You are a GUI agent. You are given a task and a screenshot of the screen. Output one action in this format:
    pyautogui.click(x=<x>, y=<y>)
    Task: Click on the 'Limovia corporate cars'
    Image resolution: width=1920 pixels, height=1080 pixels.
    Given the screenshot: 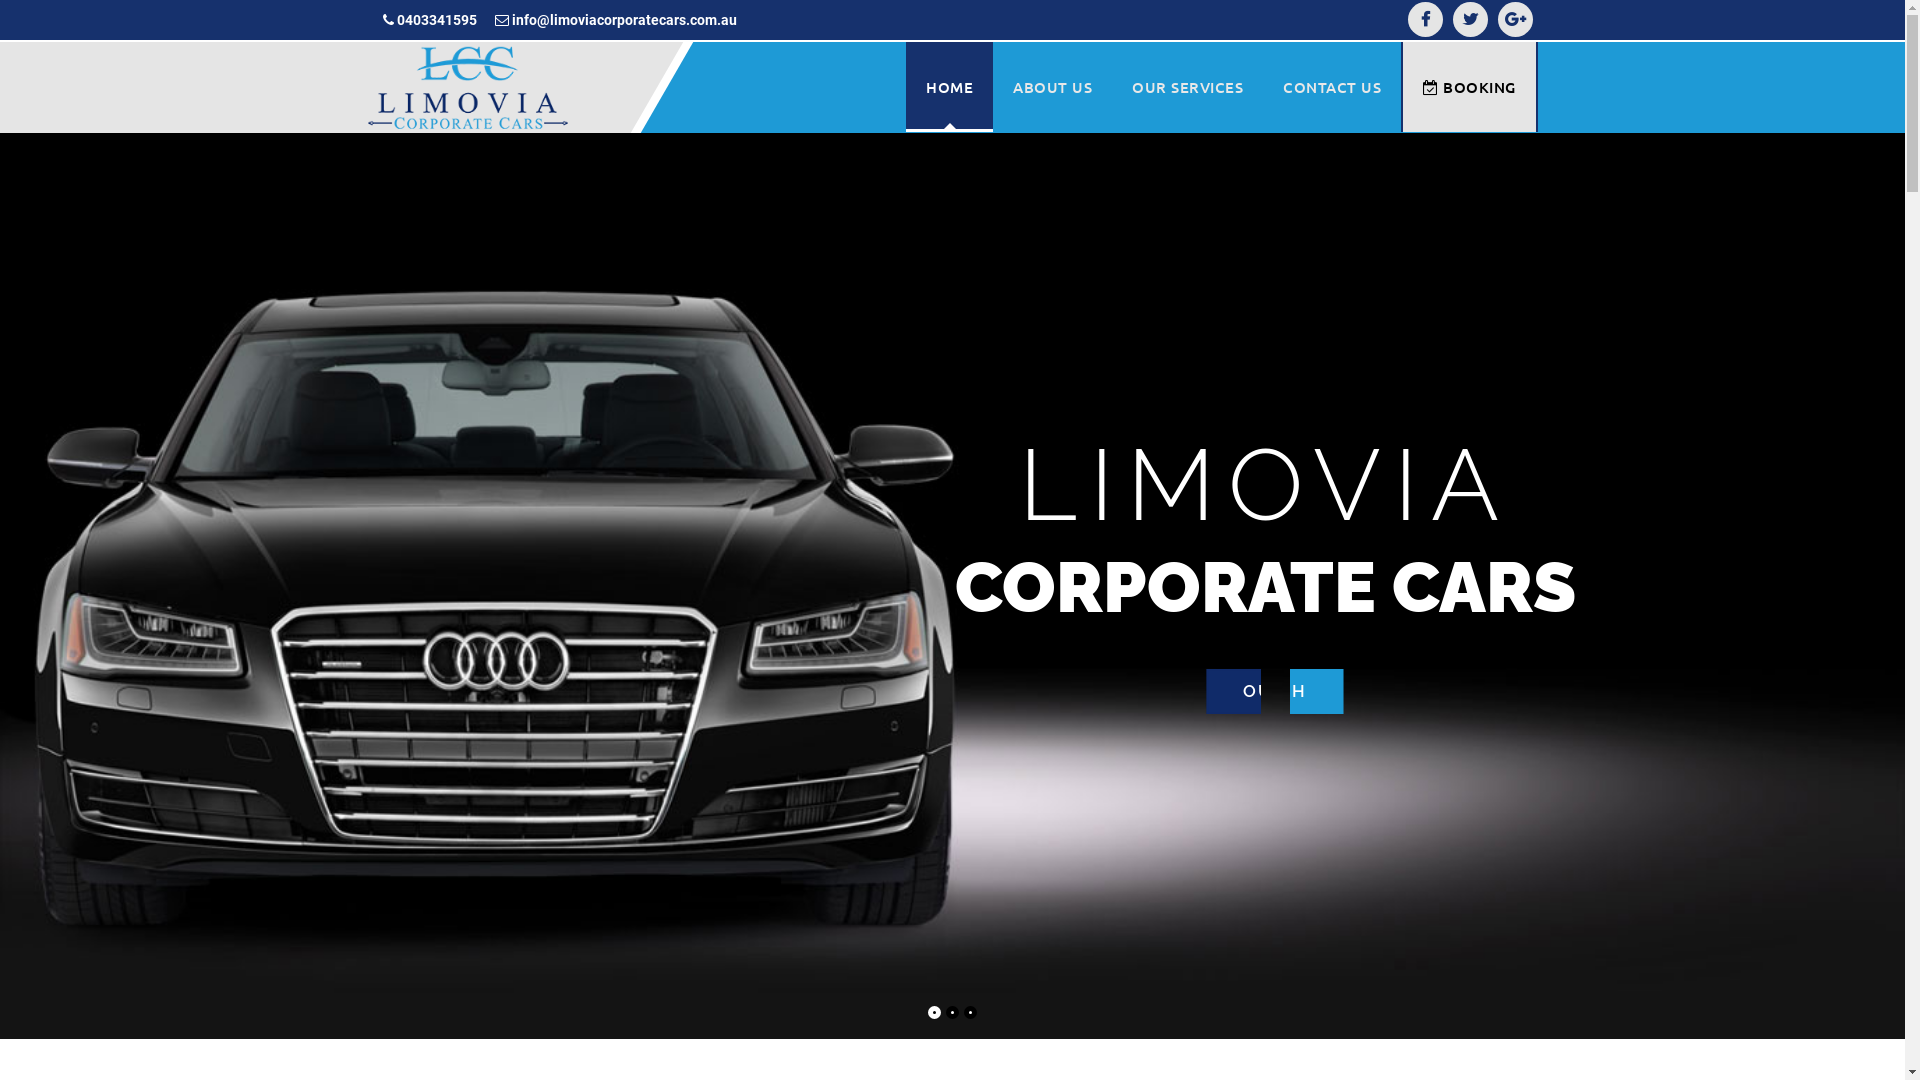 What is the action you would take?
    pyautogui.click(x=368, y=86)
    